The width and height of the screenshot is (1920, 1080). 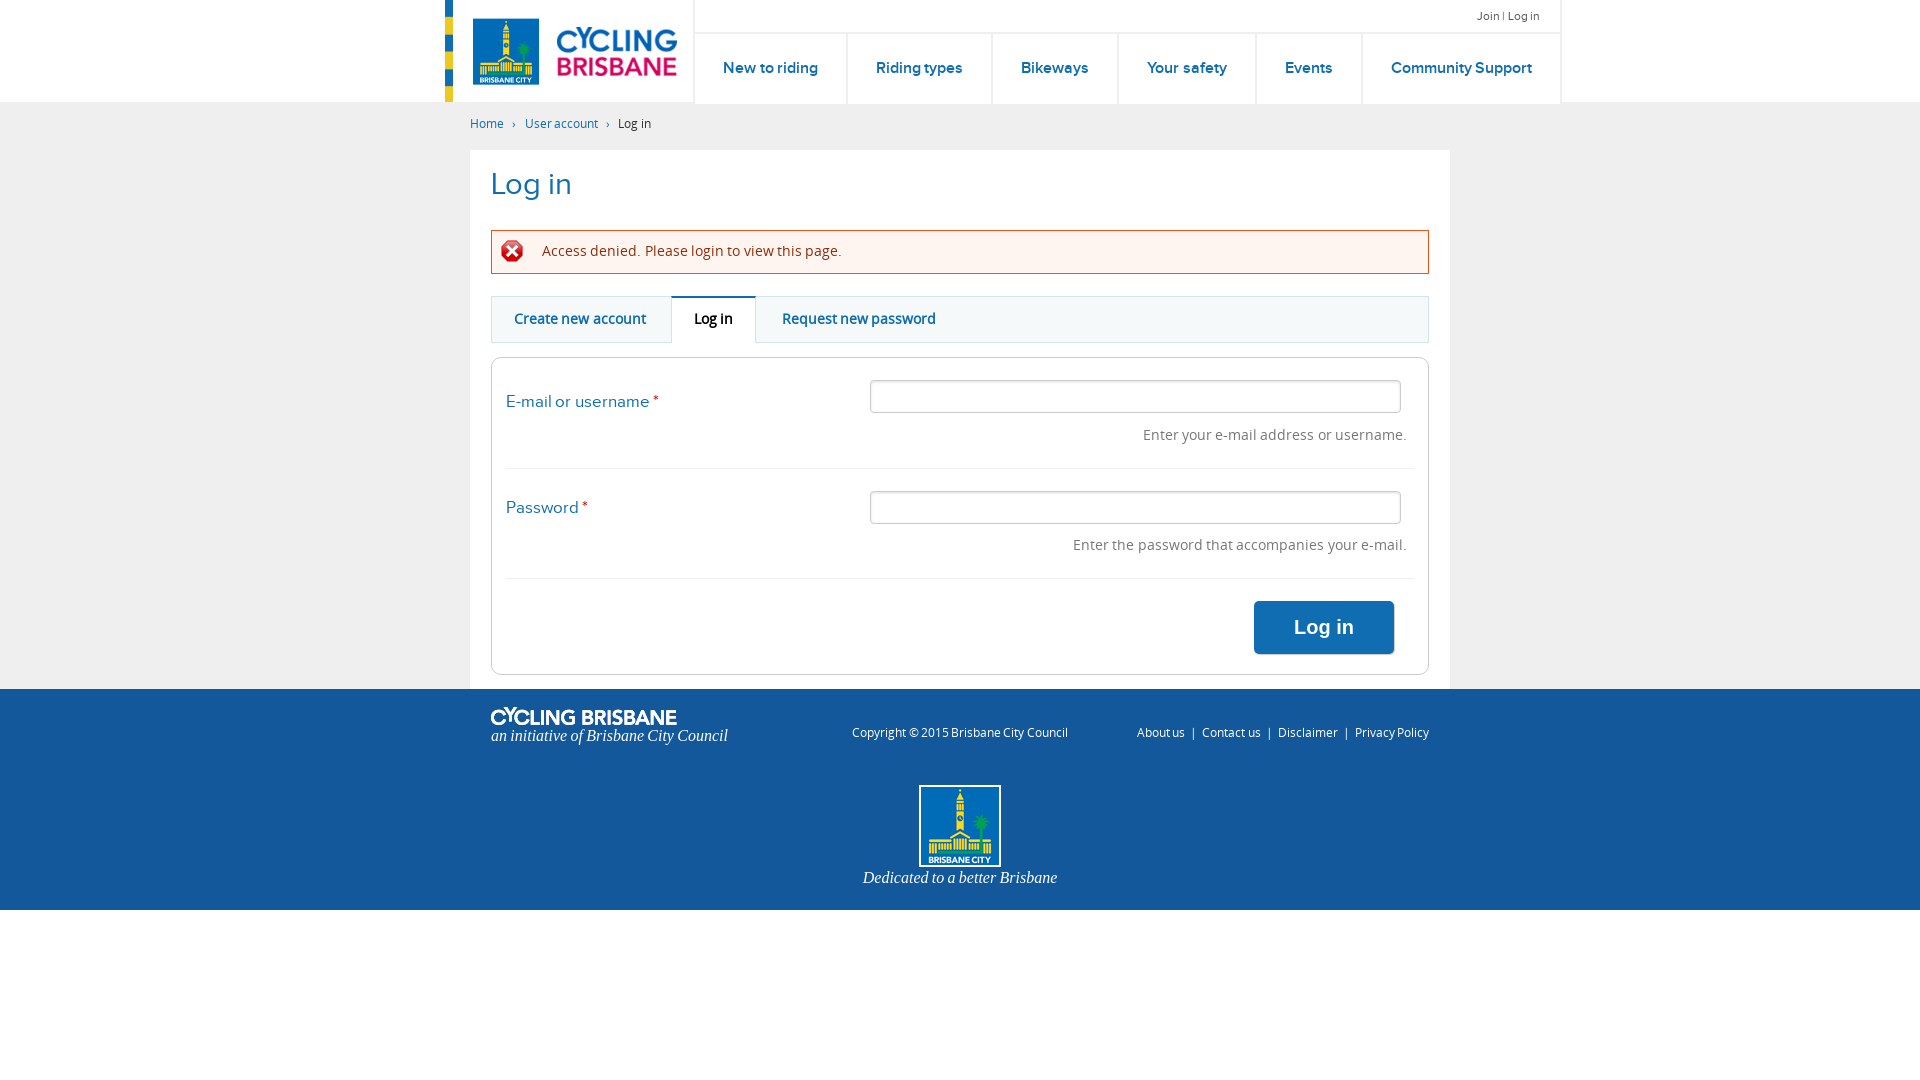 What do you see at coordinates (616, 50) in the screenshot?
I see `'Cycling Brisbane'` at bounding box center [616, 50].